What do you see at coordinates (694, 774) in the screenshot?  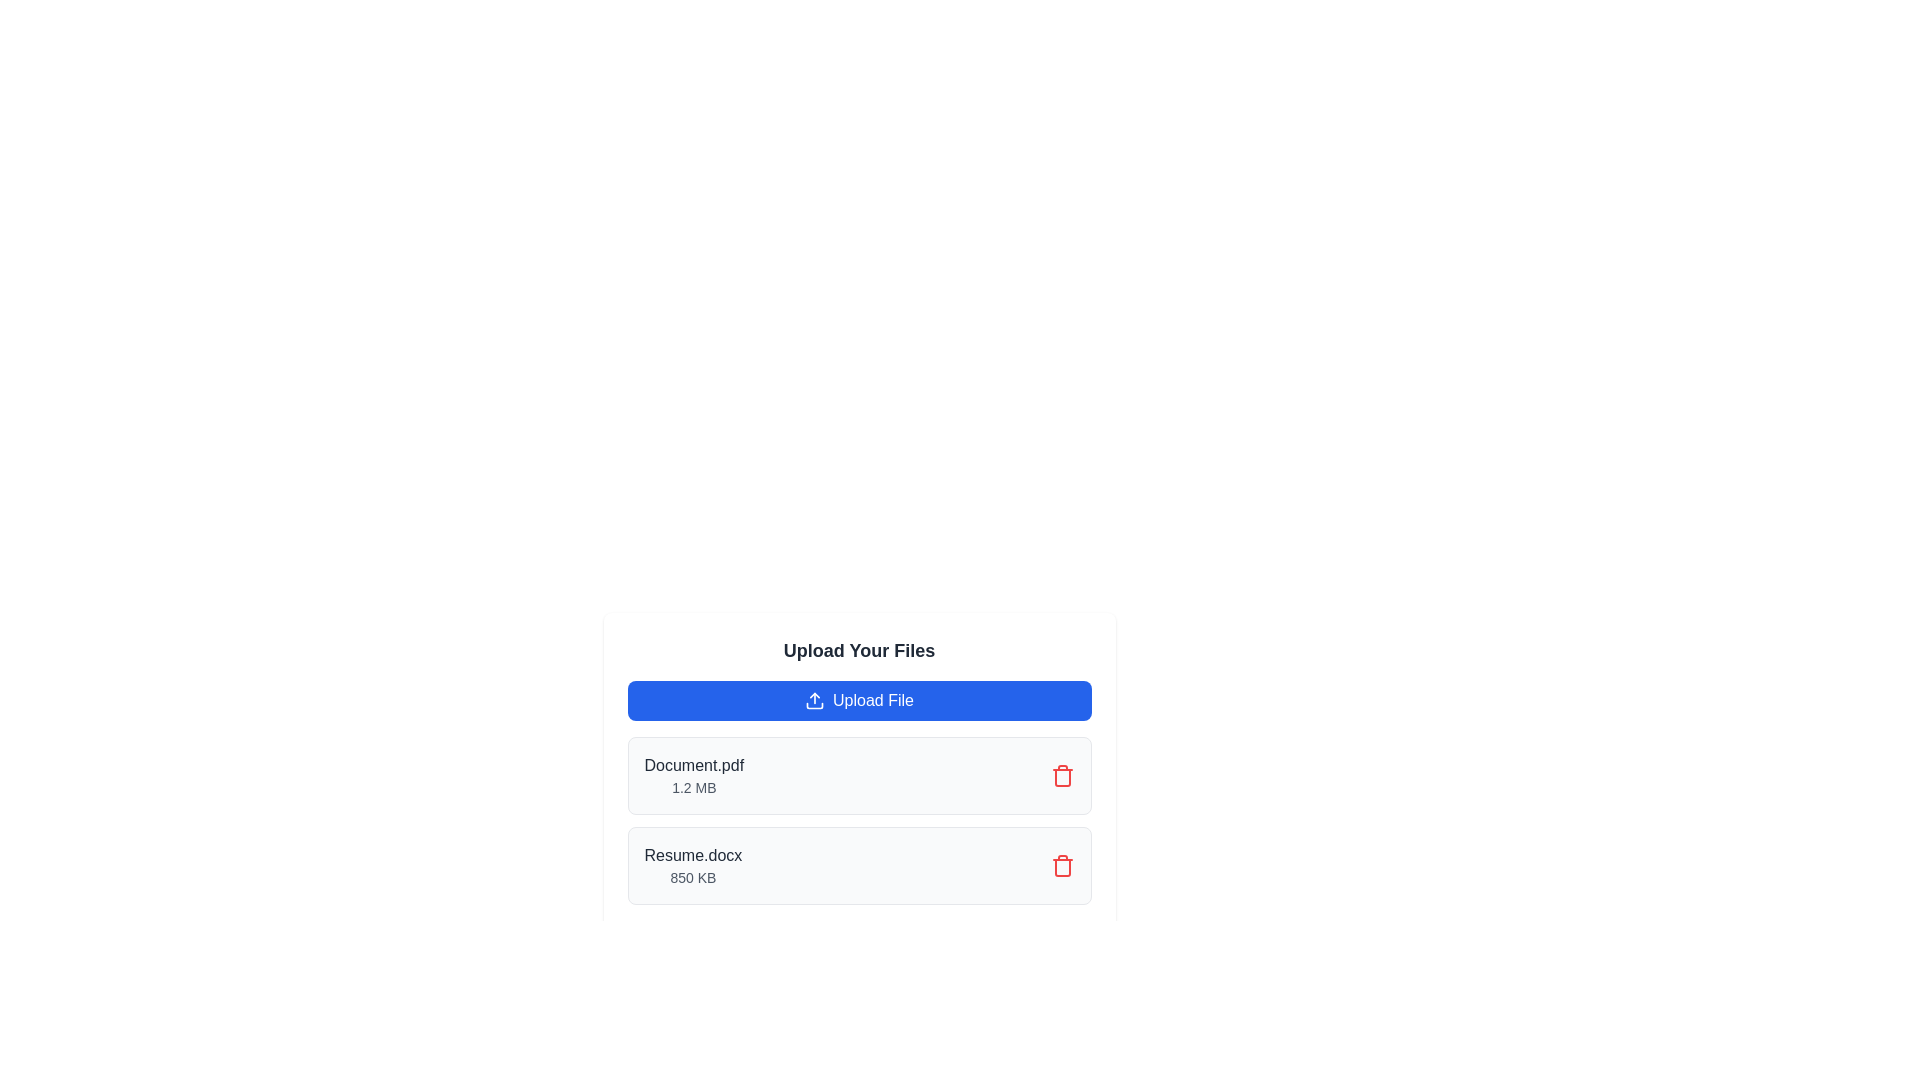 I see `the Text label that identifies the file named 'Document.pdf' with a size of 1.2 MB, located under the blue 'Upload File' button` at bounding box center [694, 774].